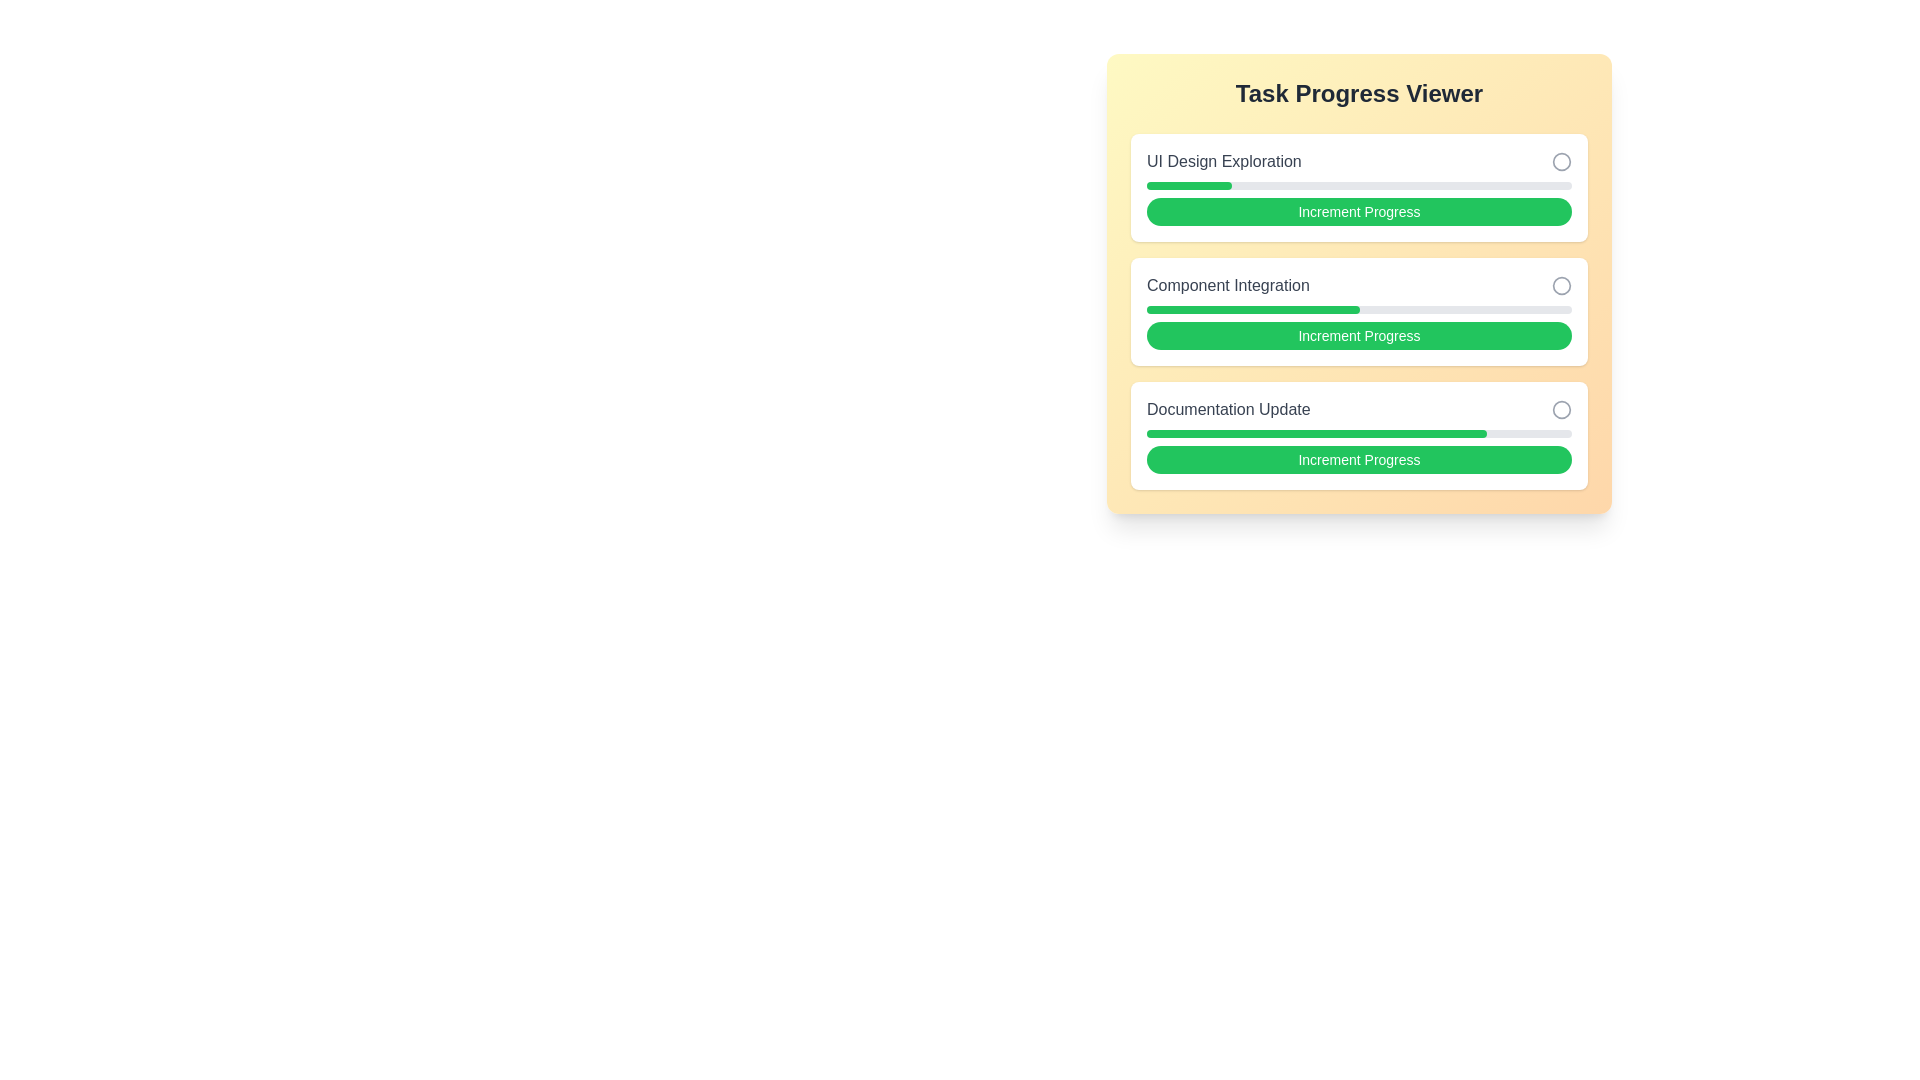 The height and width of the screenshot is (1080, 1920). Describe the element at coordinates (1560, 161) in the screenshot. I see `the circular graphic icon with a light gray outline located to the far right of the 'UI Design Exploration' row, next to the accompanying text label` at that location.